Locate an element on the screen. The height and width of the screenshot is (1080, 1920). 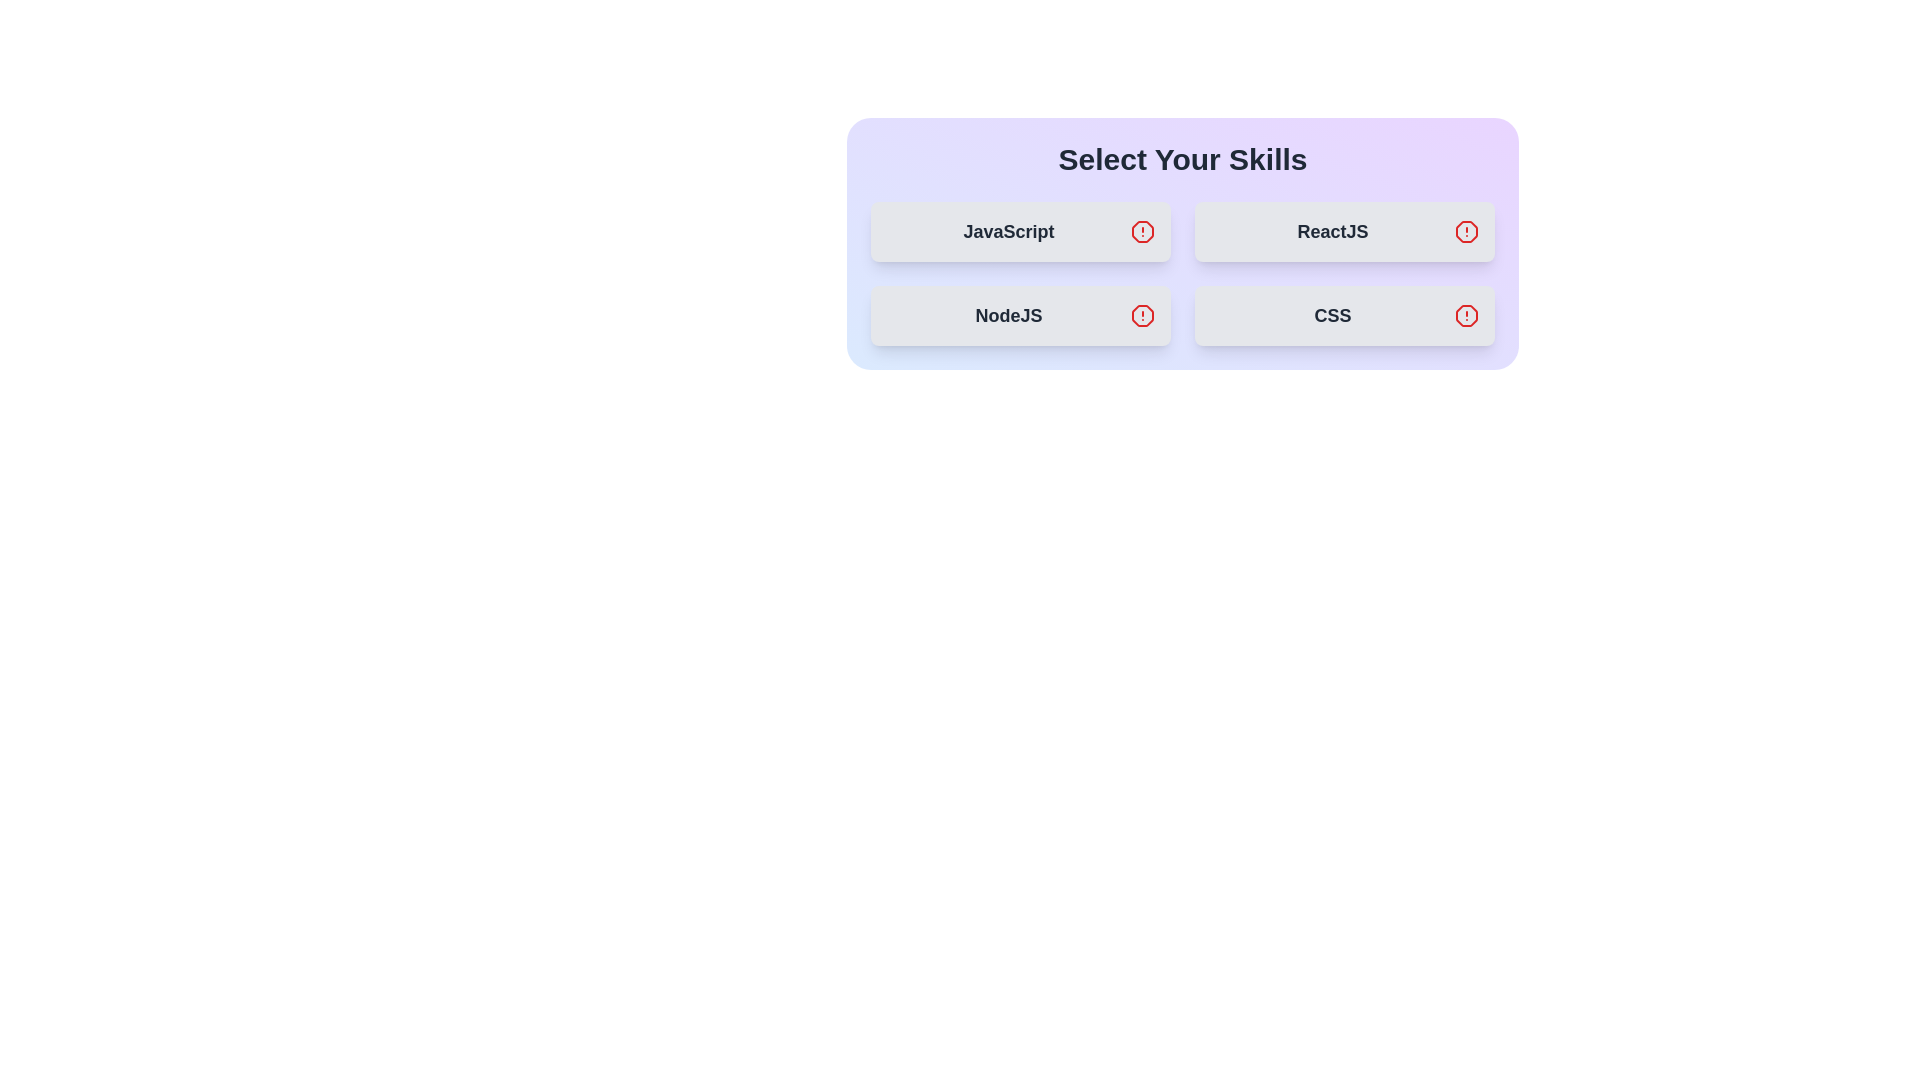
the skill item ReactJS is located at coordinates (1344, 230).